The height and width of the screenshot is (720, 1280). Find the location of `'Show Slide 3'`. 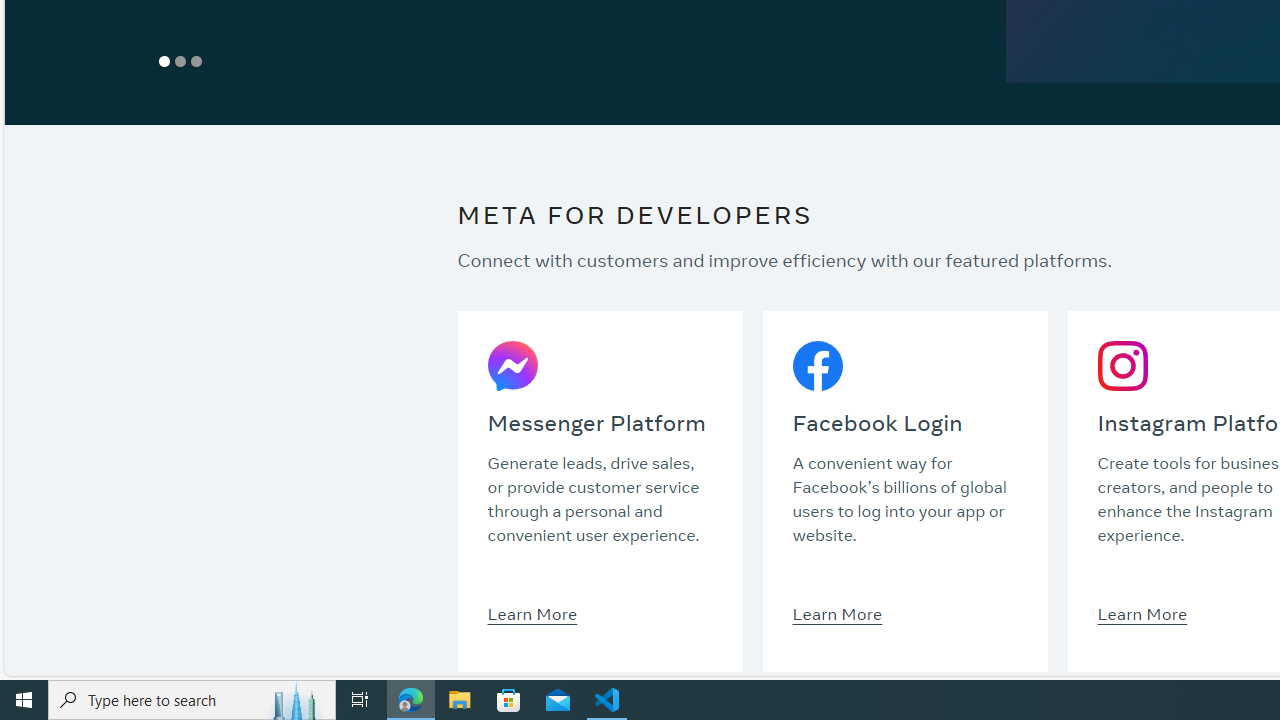

'Show Slide 3' is located at coordinates (197, 60).